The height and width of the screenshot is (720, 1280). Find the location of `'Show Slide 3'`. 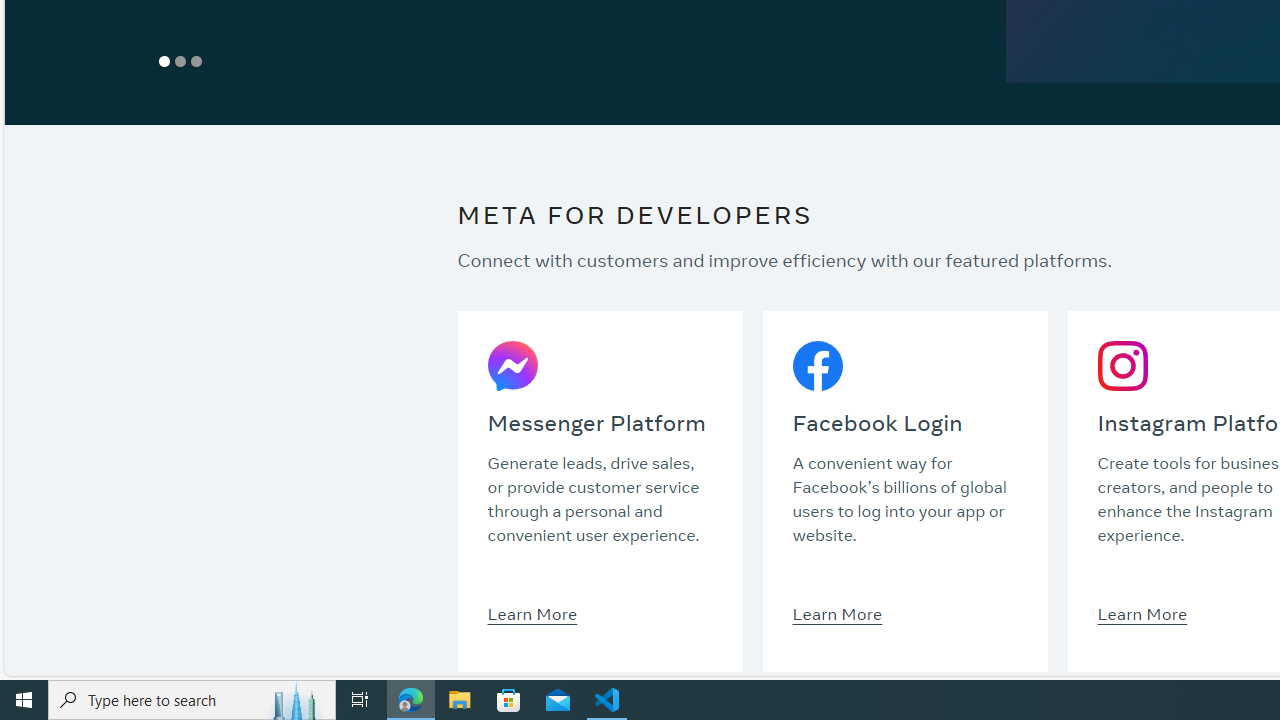

'Show Slide 3' is located at coordinates (197, 60).